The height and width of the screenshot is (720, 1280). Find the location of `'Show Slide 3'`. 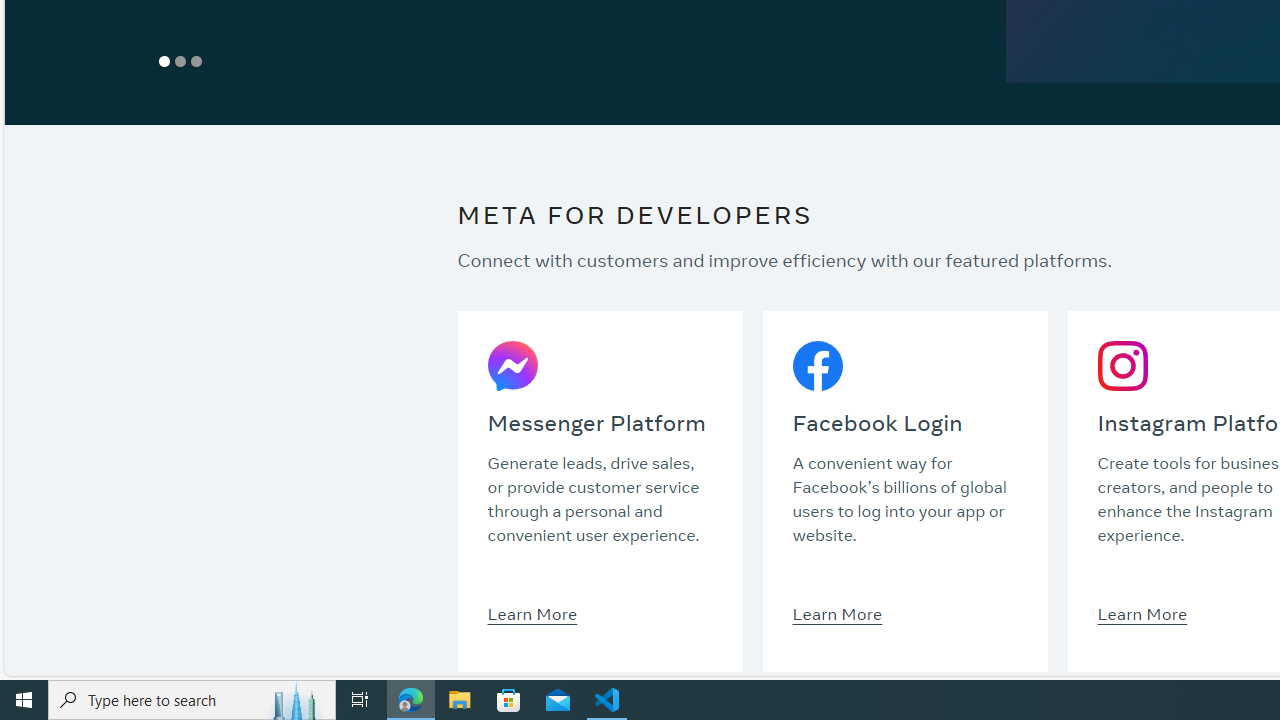

'Show Slide 3' is located at coordinates (197, 60).